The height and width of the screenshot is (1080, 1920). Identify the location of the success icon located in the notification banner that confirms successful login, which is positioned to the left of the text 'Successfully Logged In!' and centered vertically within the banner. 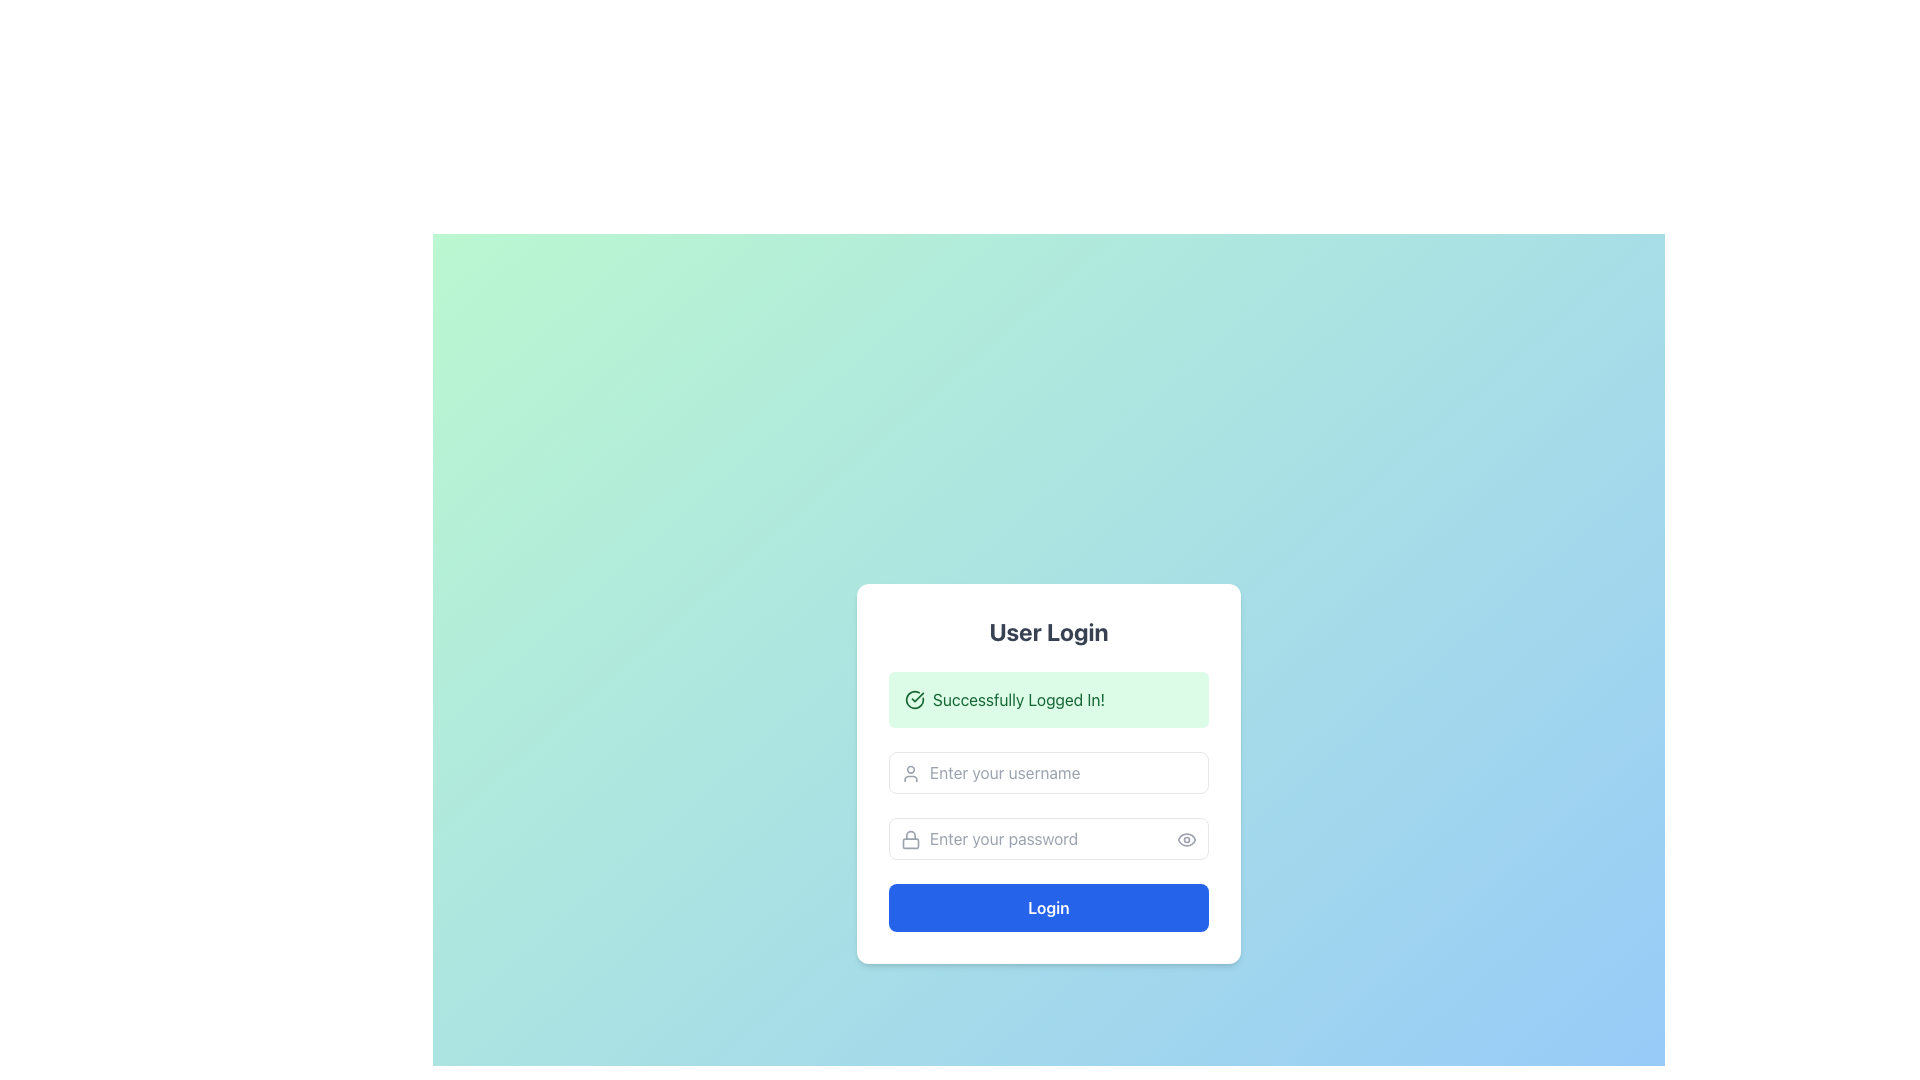
(914, 698).